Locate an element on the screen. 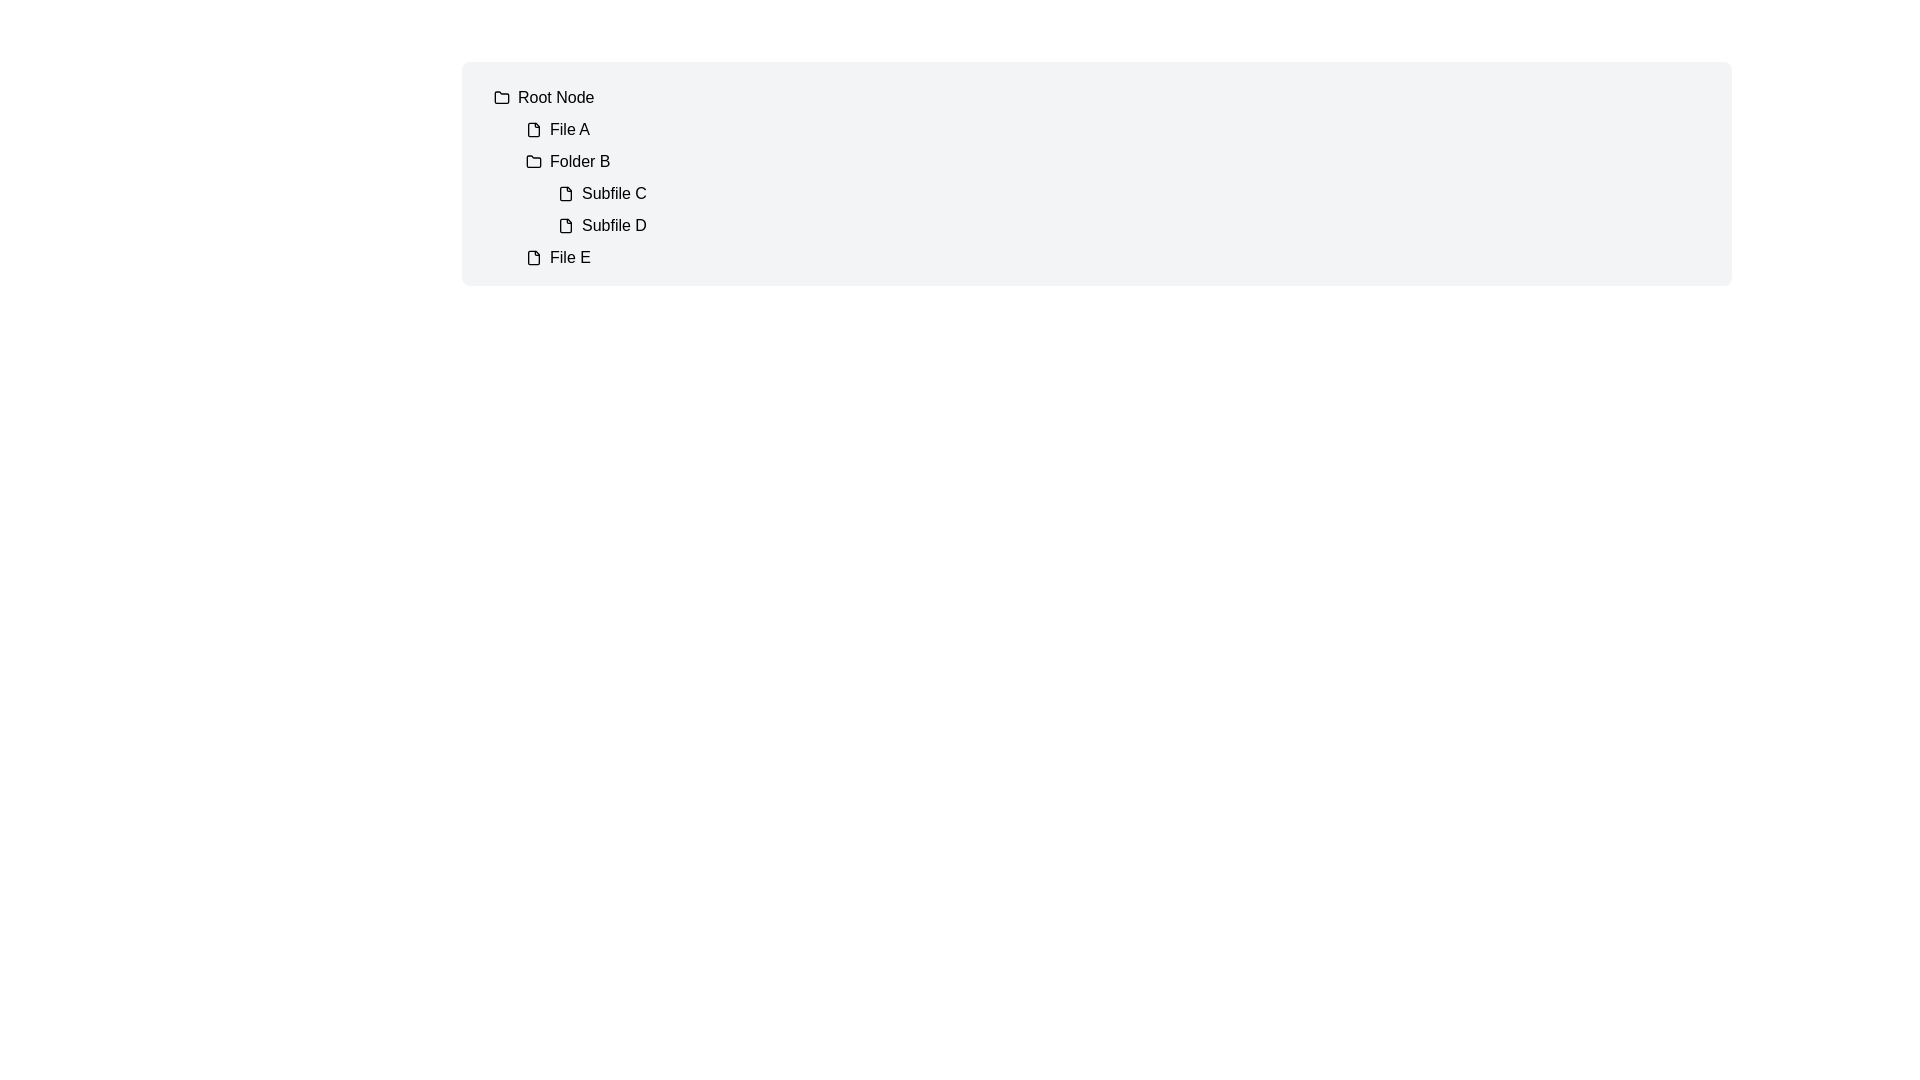 The height and width of the screenshot is (1080, 1920). the 'Root Node' label is located at coordinates (556, 97).